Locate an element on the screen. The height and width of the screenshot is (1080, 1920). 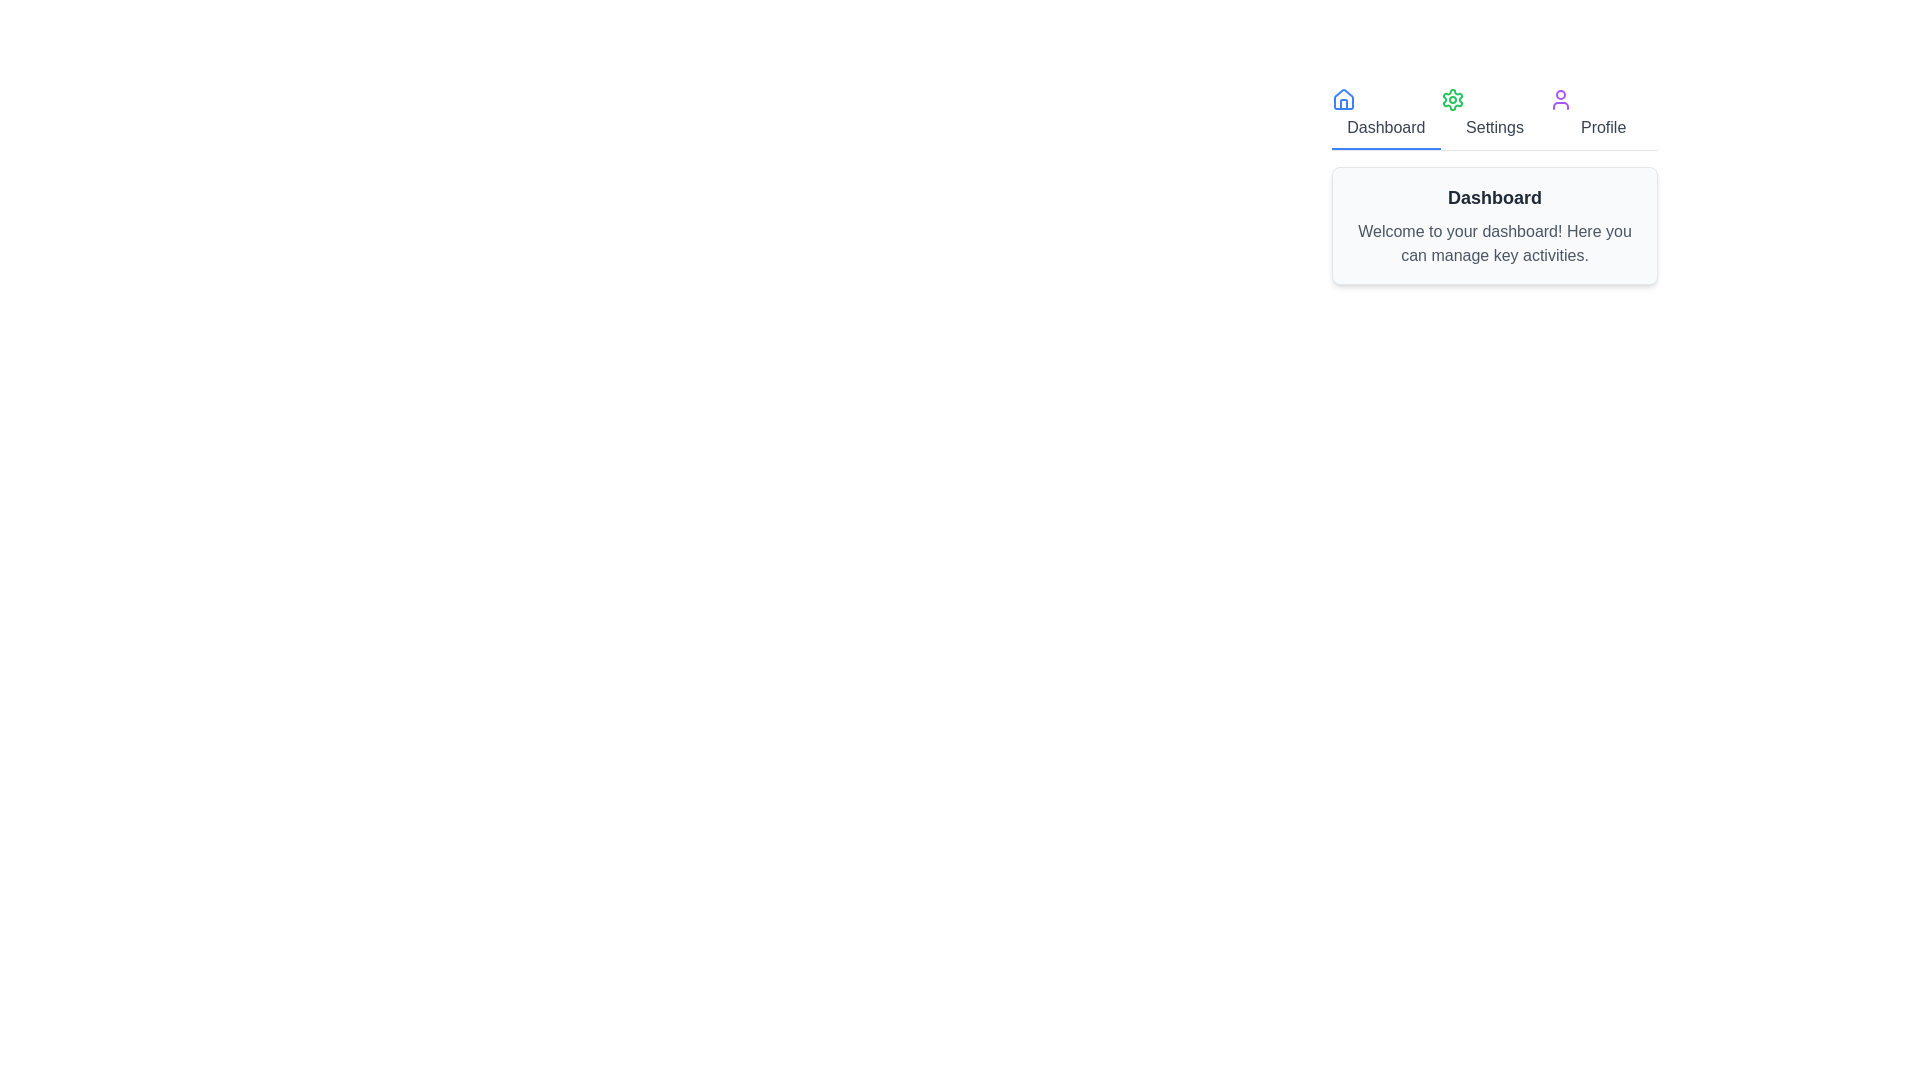
the icon of the Profile tab to see visual feedback is located at coordinates (1559, 100).